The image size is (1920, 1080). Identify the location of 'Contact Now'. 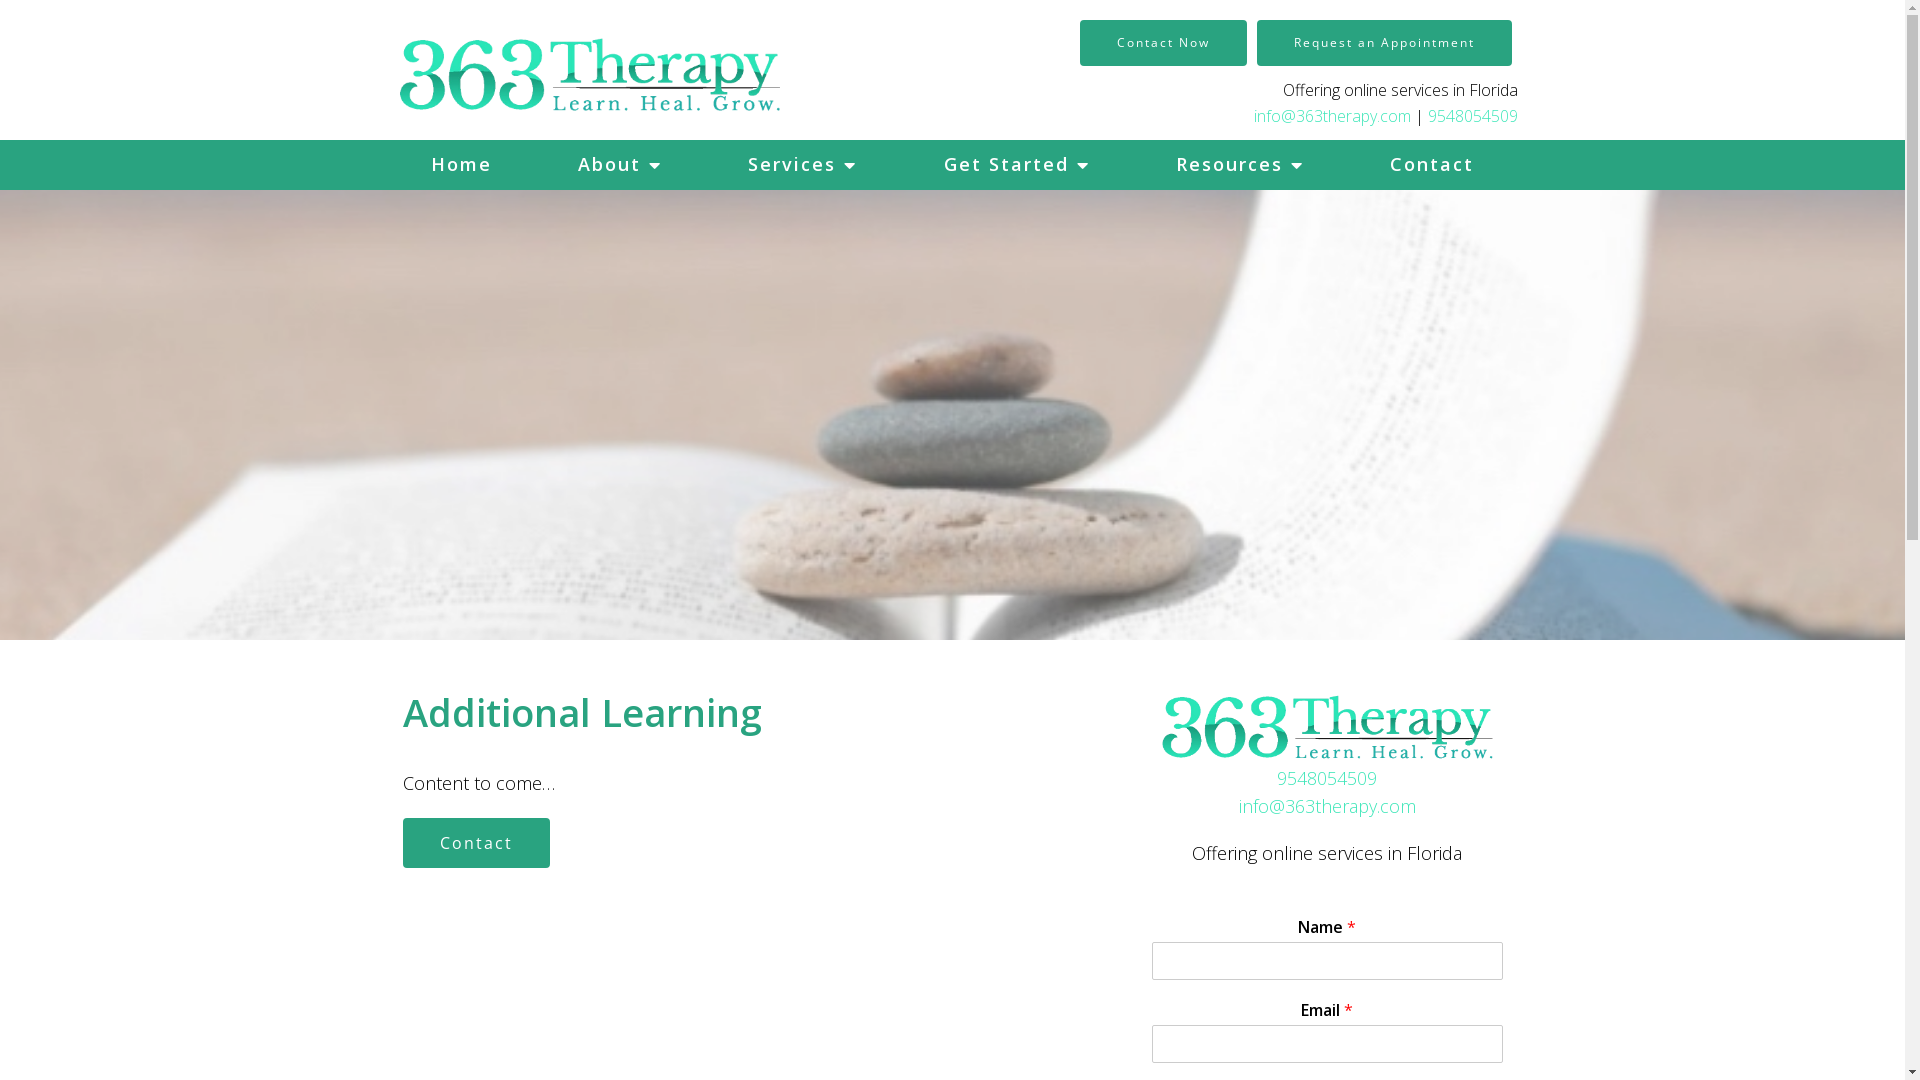
(1163, 42).